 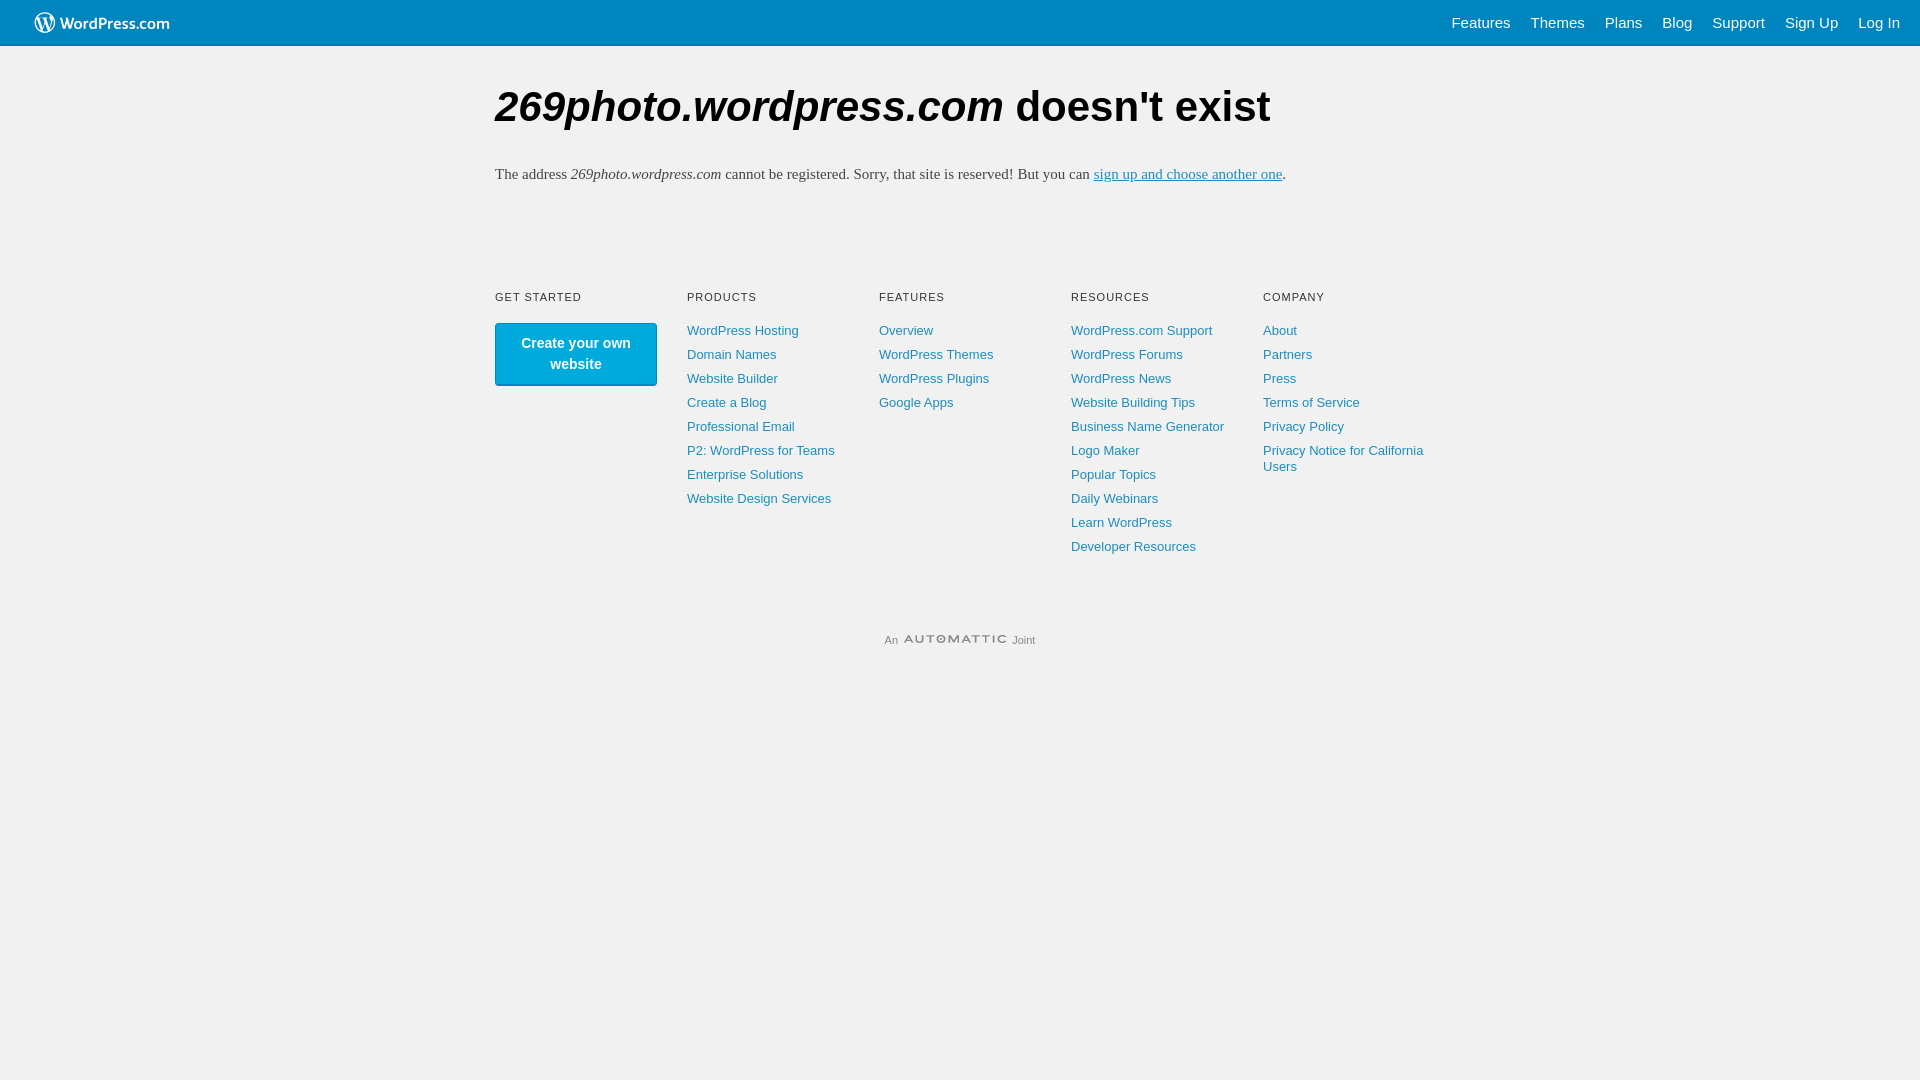 What do you see at coordinates (954, 640) in the screenshot?
I see `'Automattic'` at bounding box center [954, 640].